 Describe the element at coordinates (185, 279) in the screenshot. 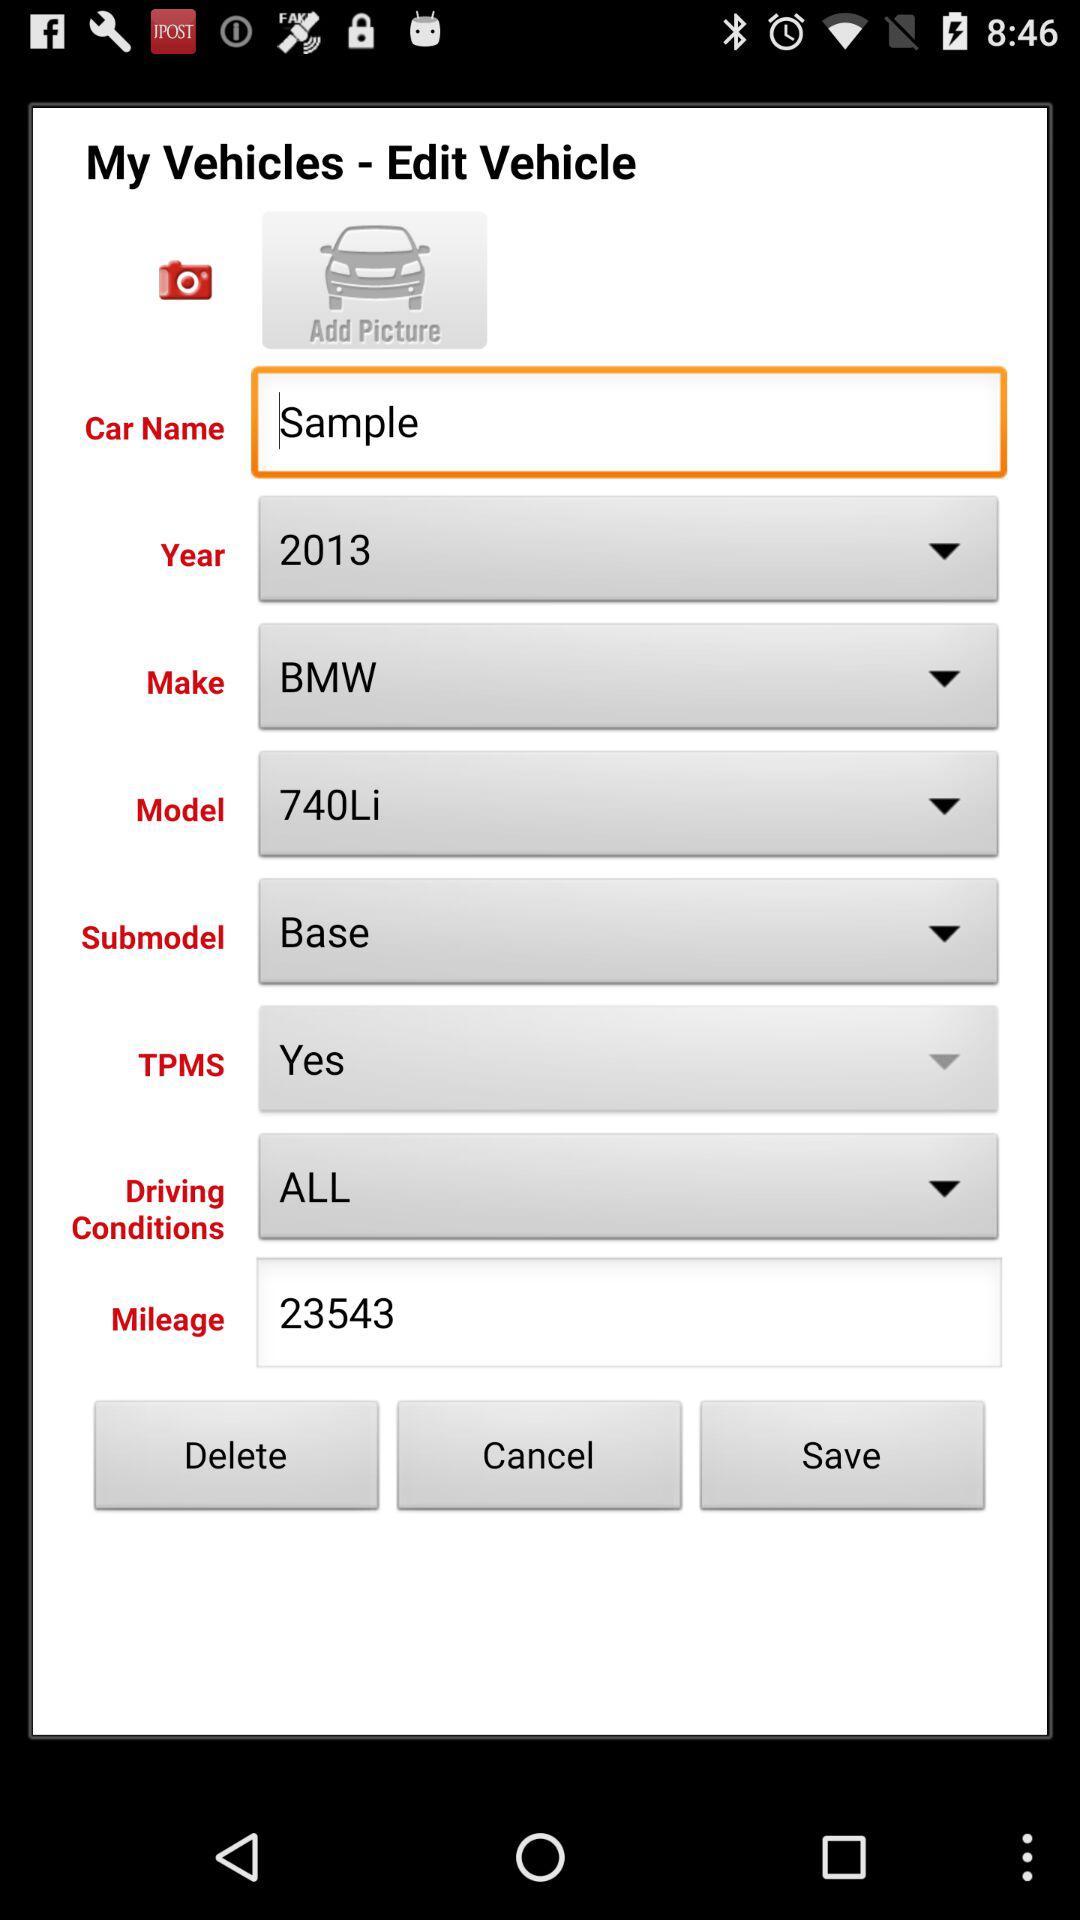

I see `picture` at that location.